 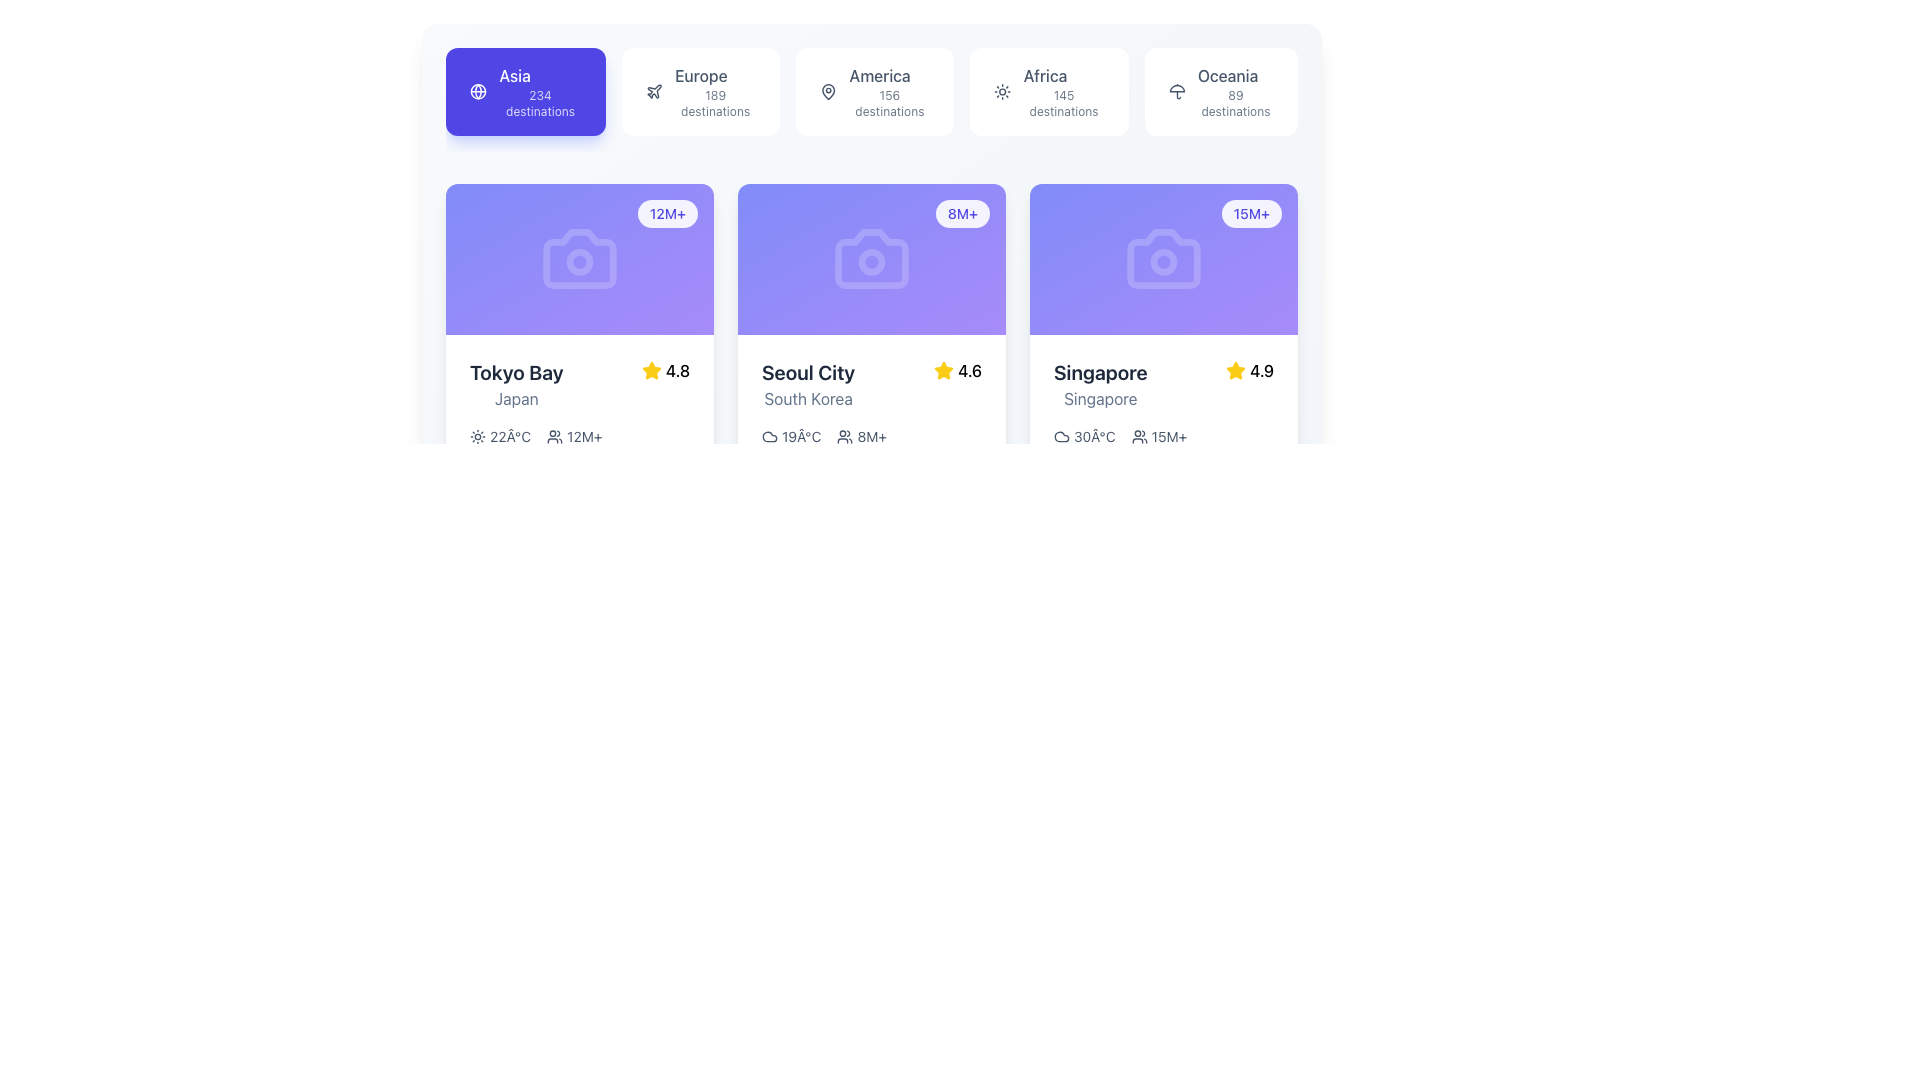 I want to click on bolded text label 'Africa' located at the top of the card component, which is part of a row of continent cards, so click(x=1044, y=75).